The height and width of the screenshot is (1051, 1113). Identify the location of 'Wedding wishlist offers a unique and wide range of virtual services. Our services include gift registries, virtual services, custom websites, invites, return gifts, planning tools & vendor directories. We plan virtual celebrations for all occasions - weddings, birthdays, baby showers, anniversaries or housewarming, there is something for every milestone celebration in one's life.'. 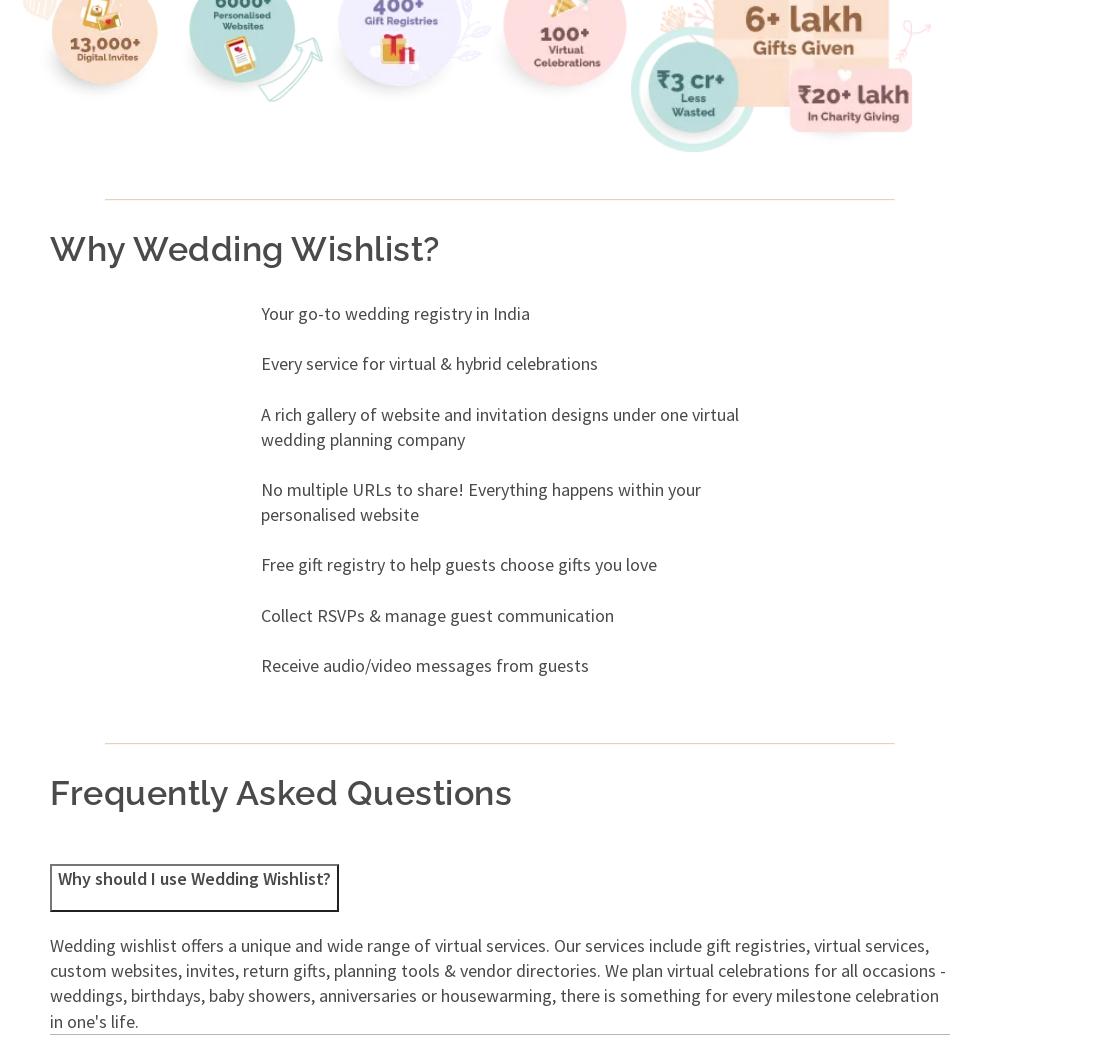
(497, 983).